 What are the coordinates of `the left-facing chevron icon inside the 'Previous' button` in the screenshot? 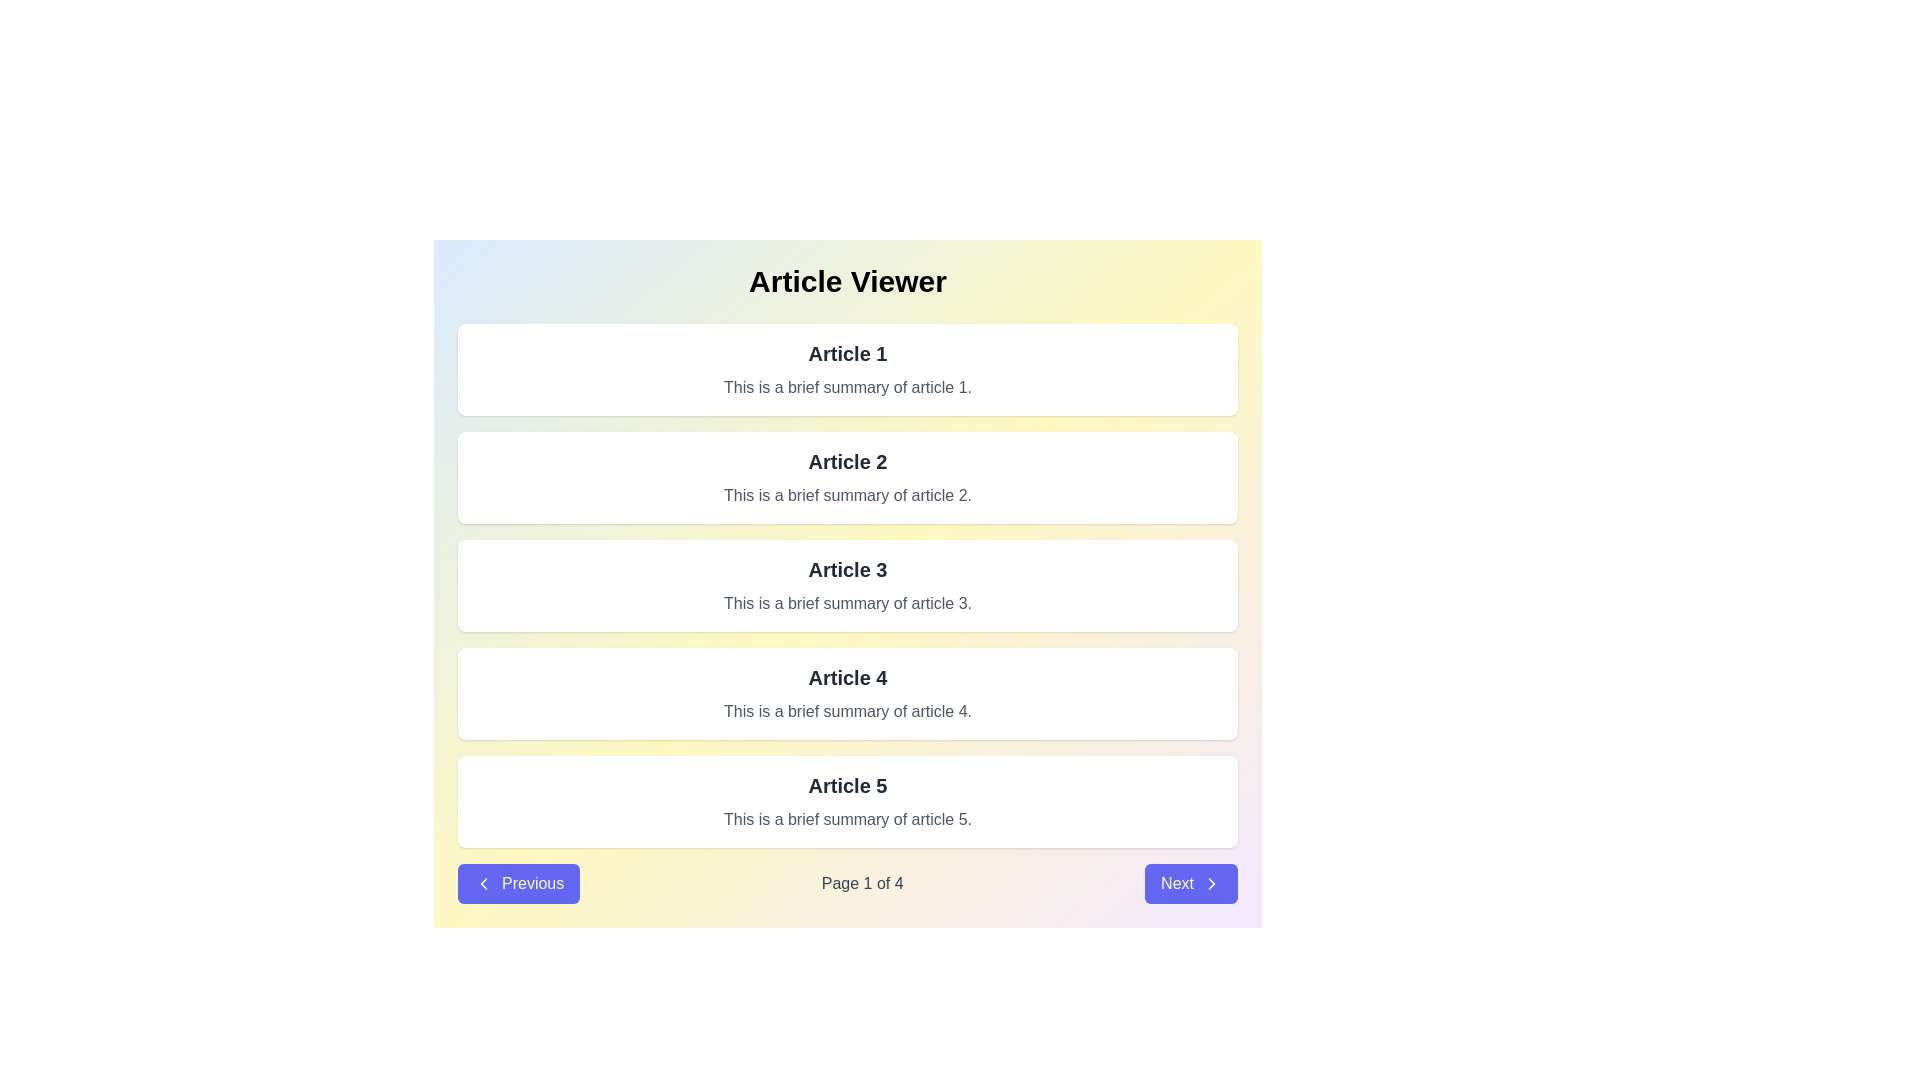 It's located at (484, 882).